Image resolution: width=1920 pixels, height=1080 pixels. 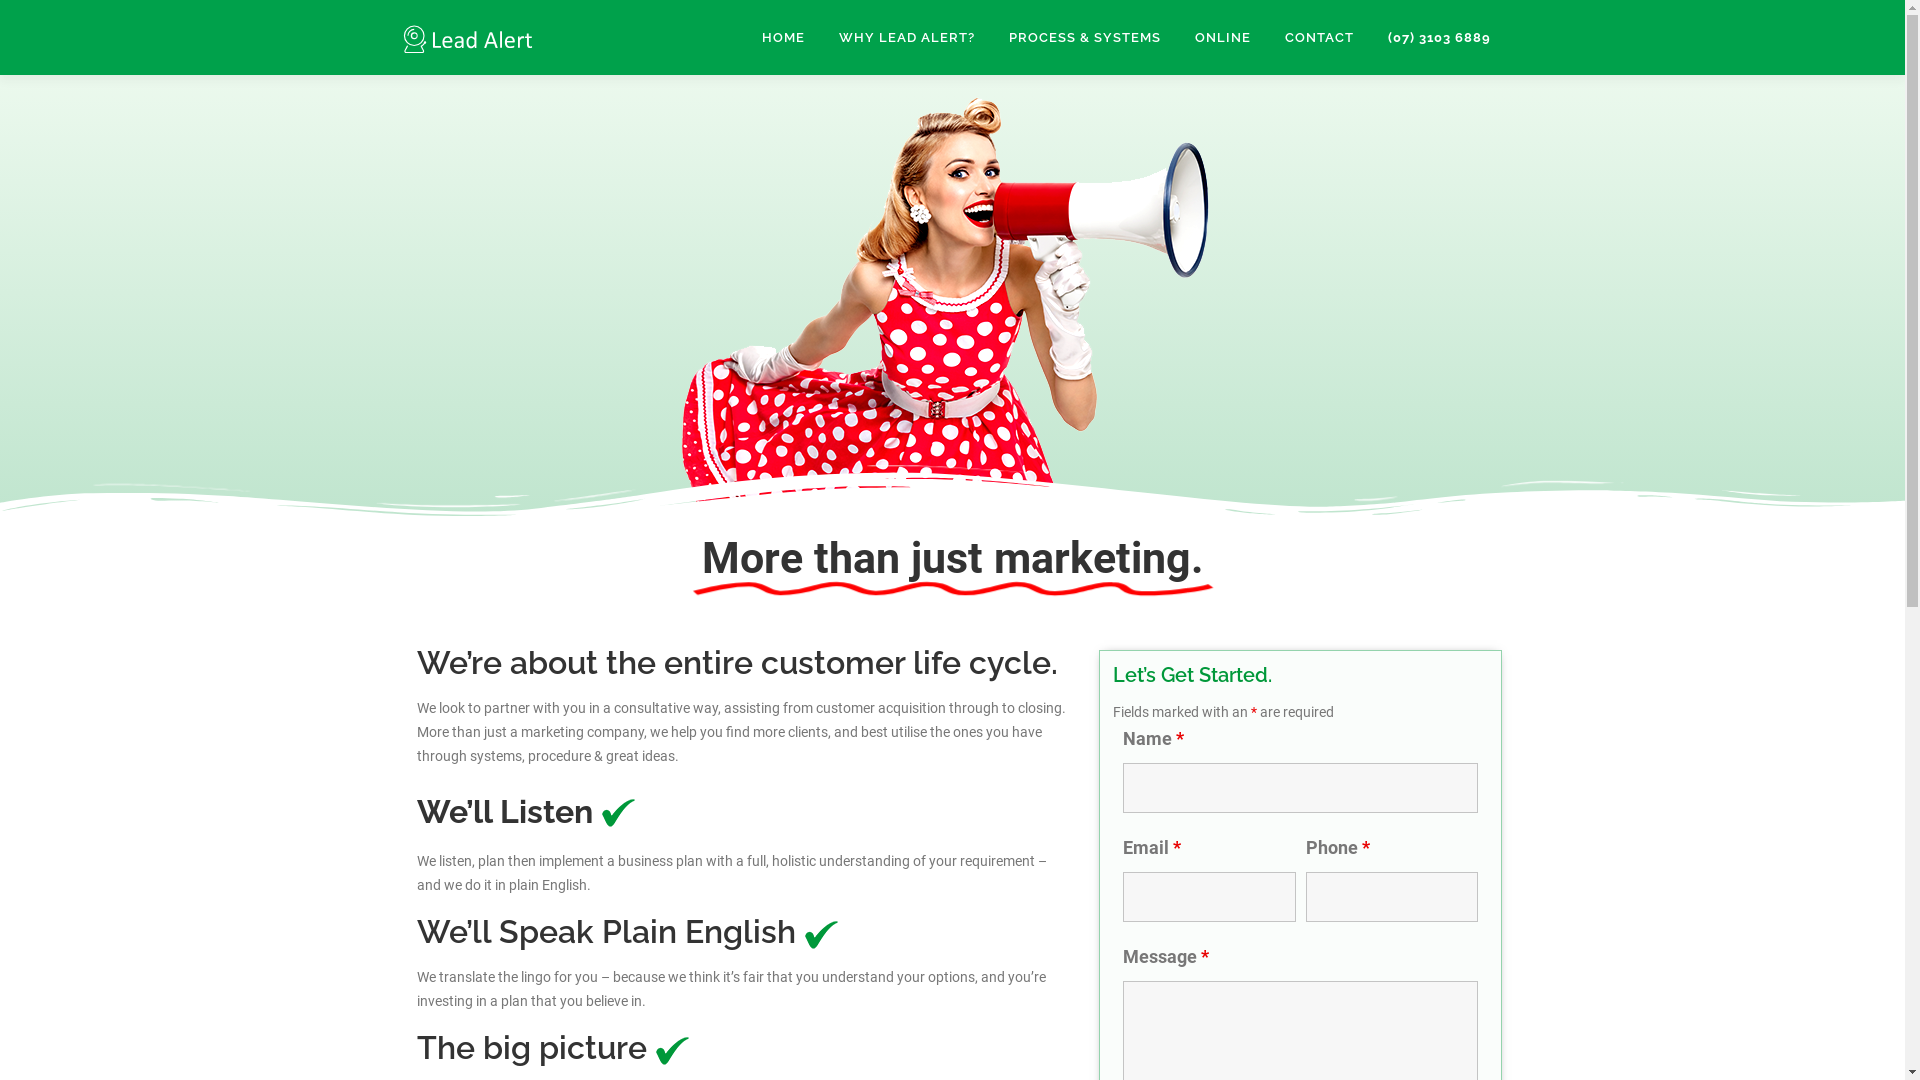 I want to click on 'CONTACT', so click(x=1319, y=37).